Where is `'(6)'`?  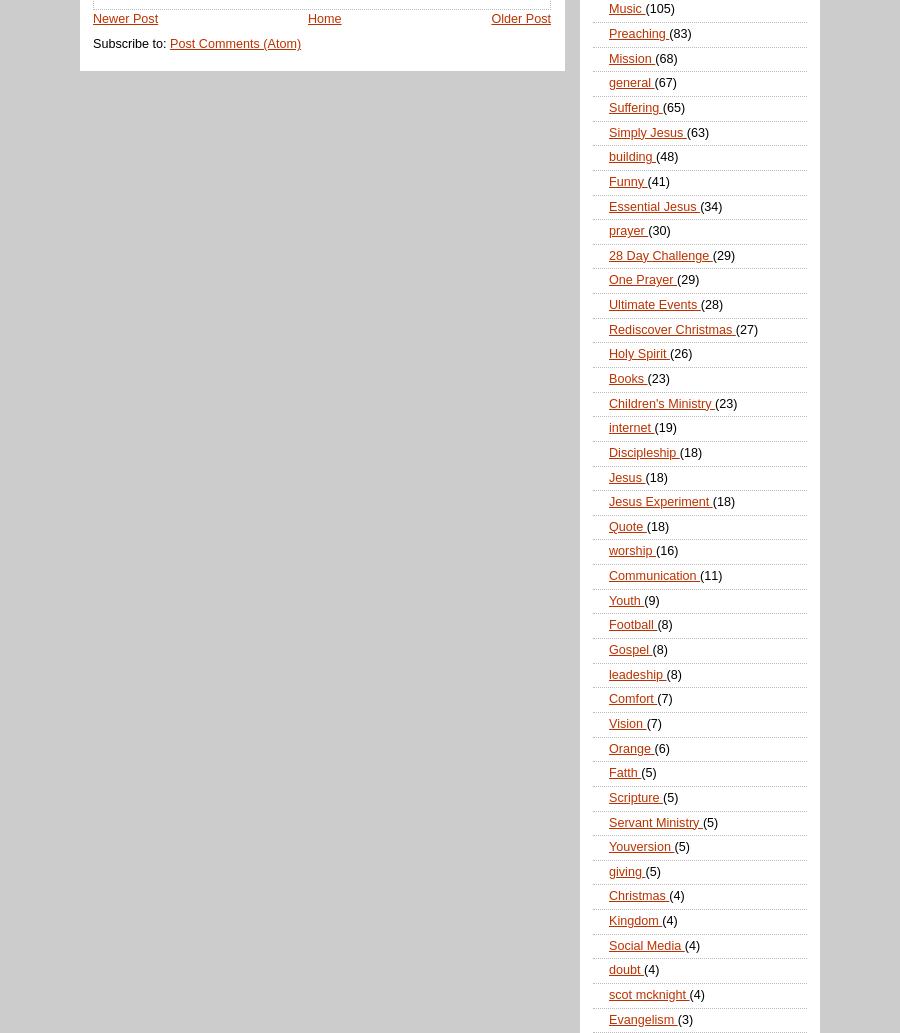 '(6)' is located at coordinates (654, 747).